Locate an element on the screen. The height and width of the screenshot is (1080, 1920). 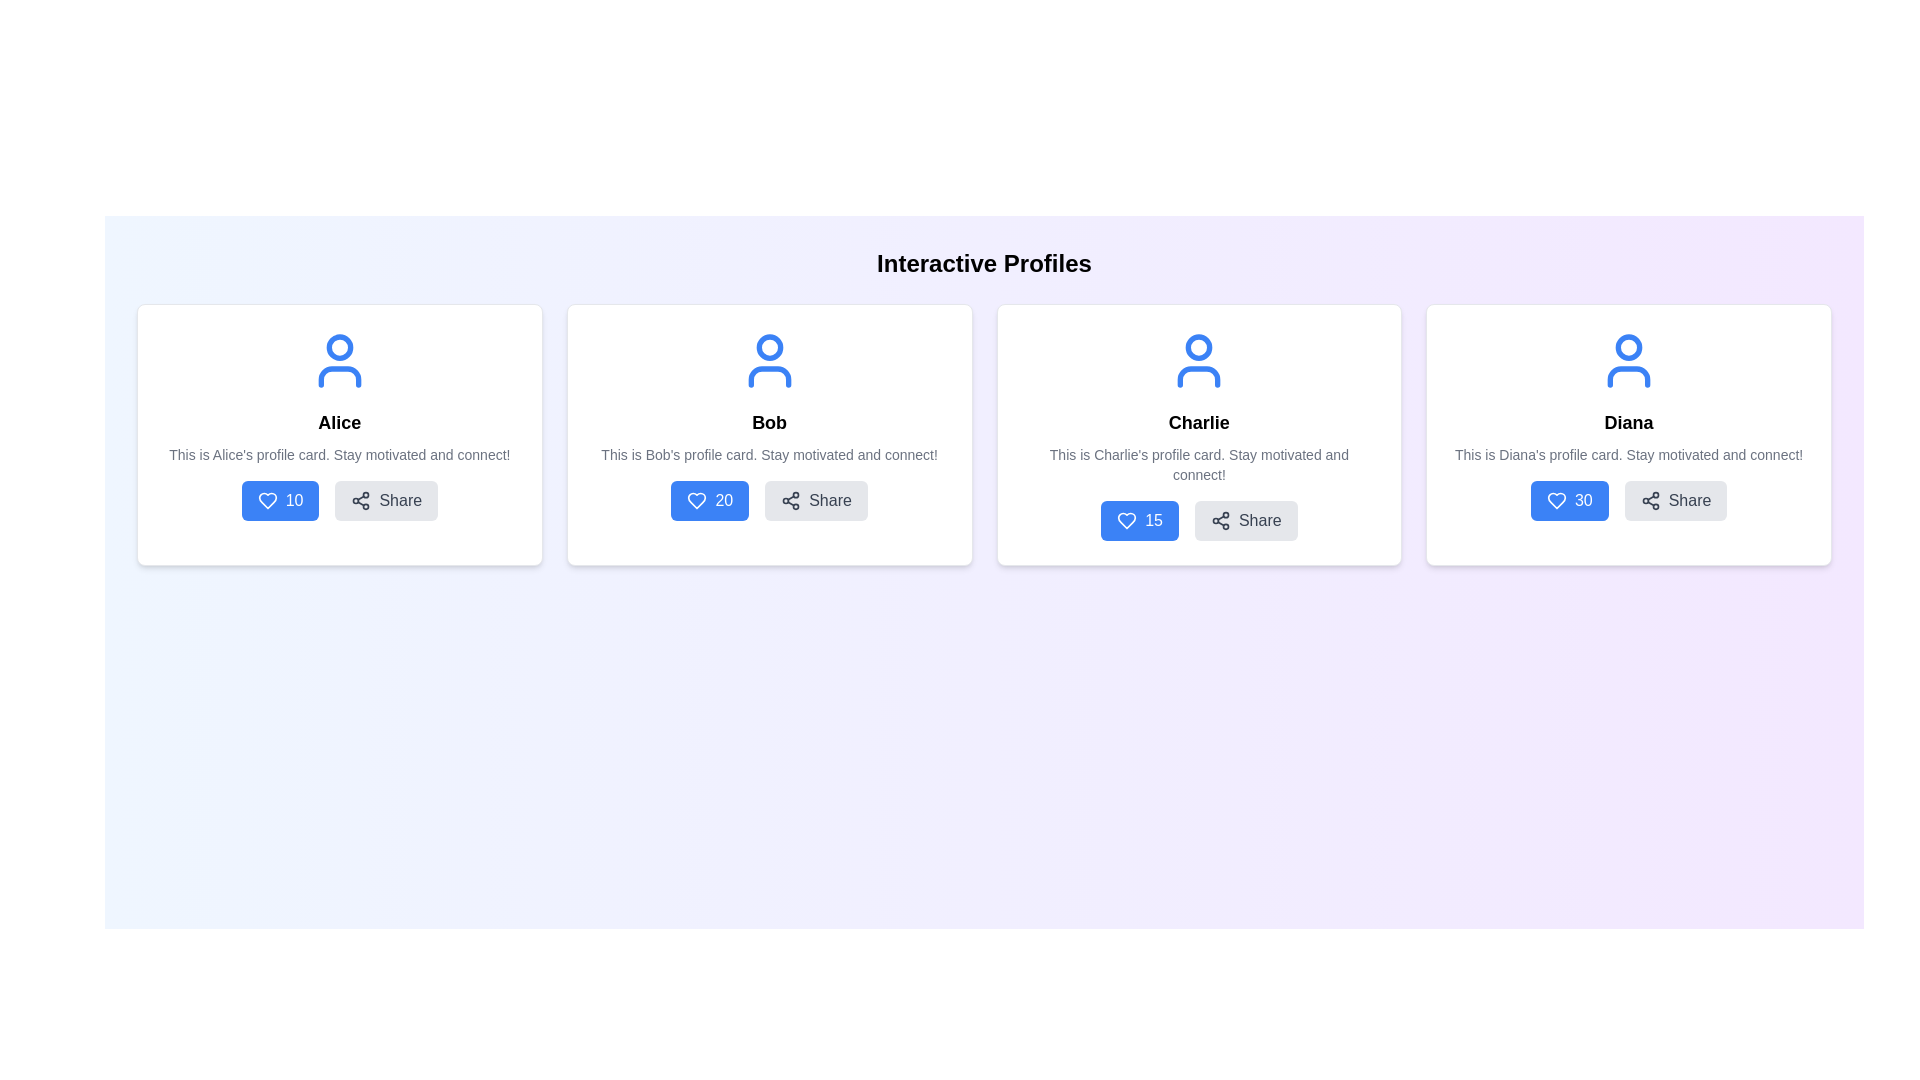
the heart icon located on Bob's profile card in the Interactive Profiles section is located at coordinates (697, 500).